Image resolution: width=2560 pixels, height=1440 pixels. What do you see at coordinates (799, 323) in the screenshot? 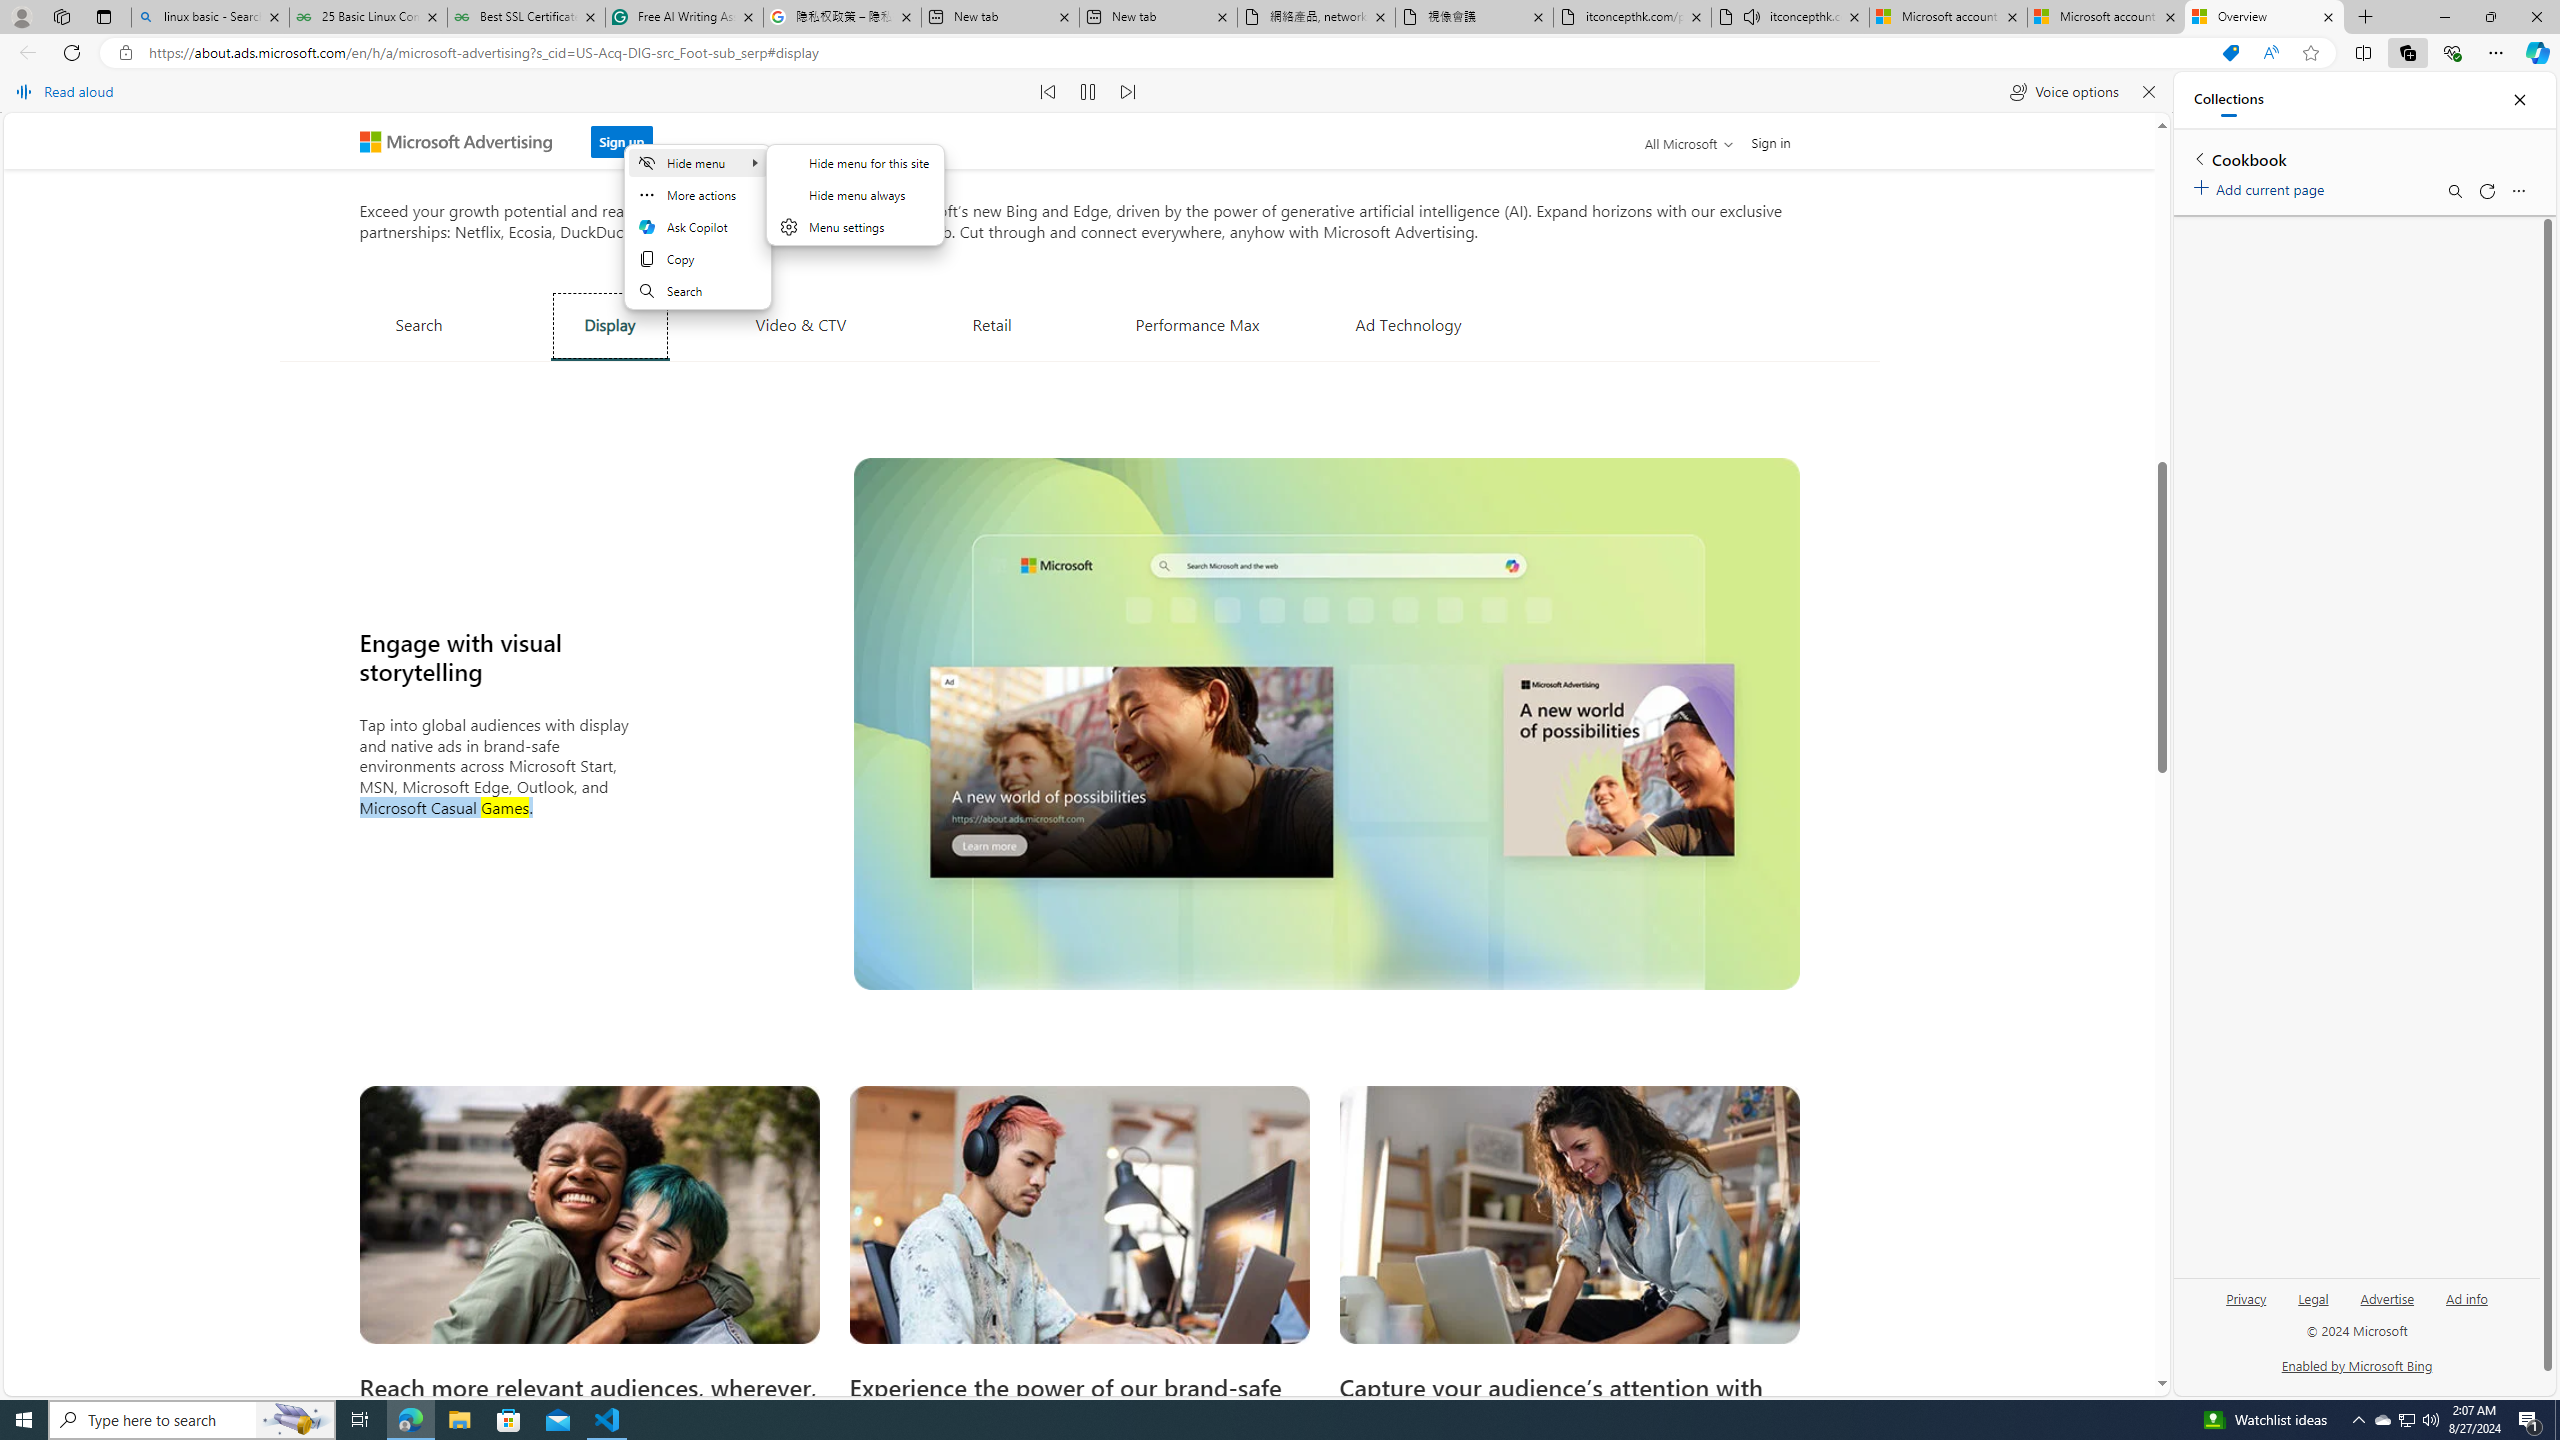
I see `'Video & CTV'` at bounding box center [799, 323].